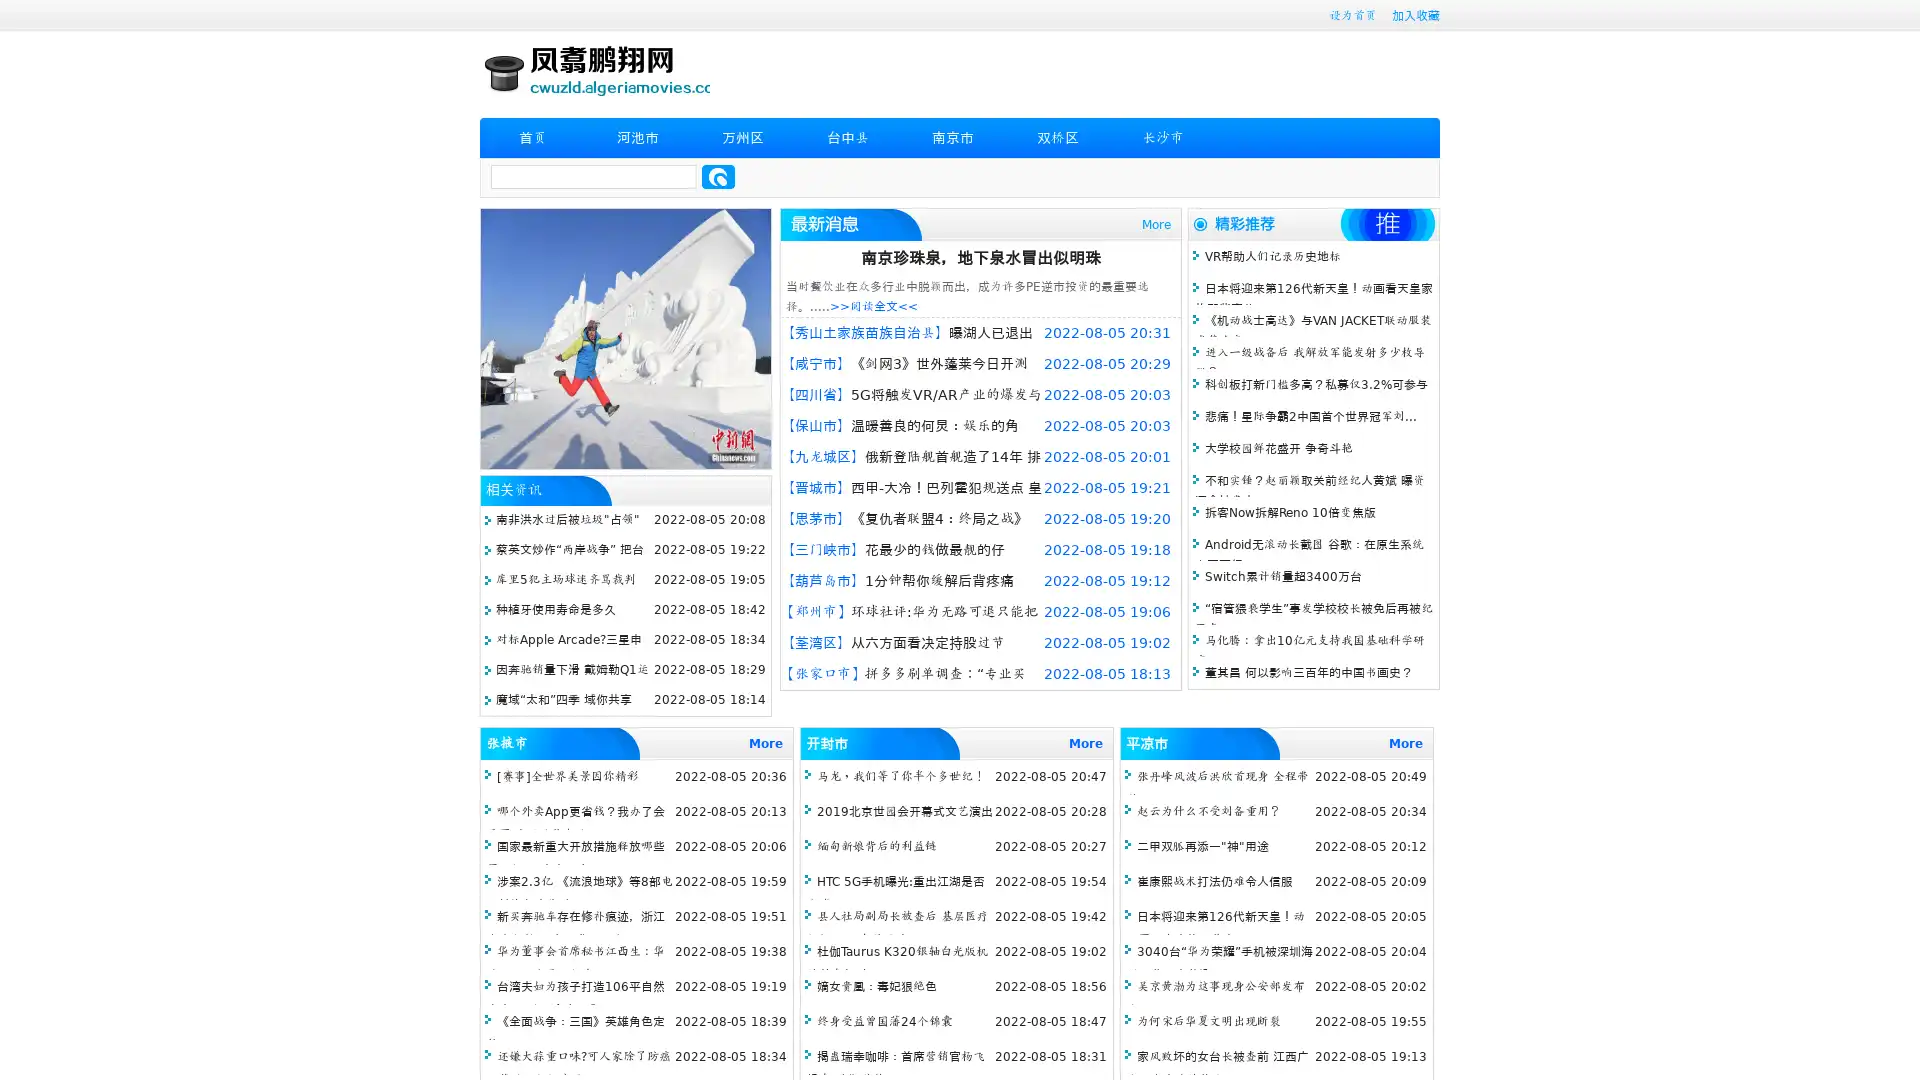 The width and height of the screenshot is (1920, 1080). What do you see at coordinates (718, 176) in the screenshot?
I see `Search` at bounding box center [718, 176].